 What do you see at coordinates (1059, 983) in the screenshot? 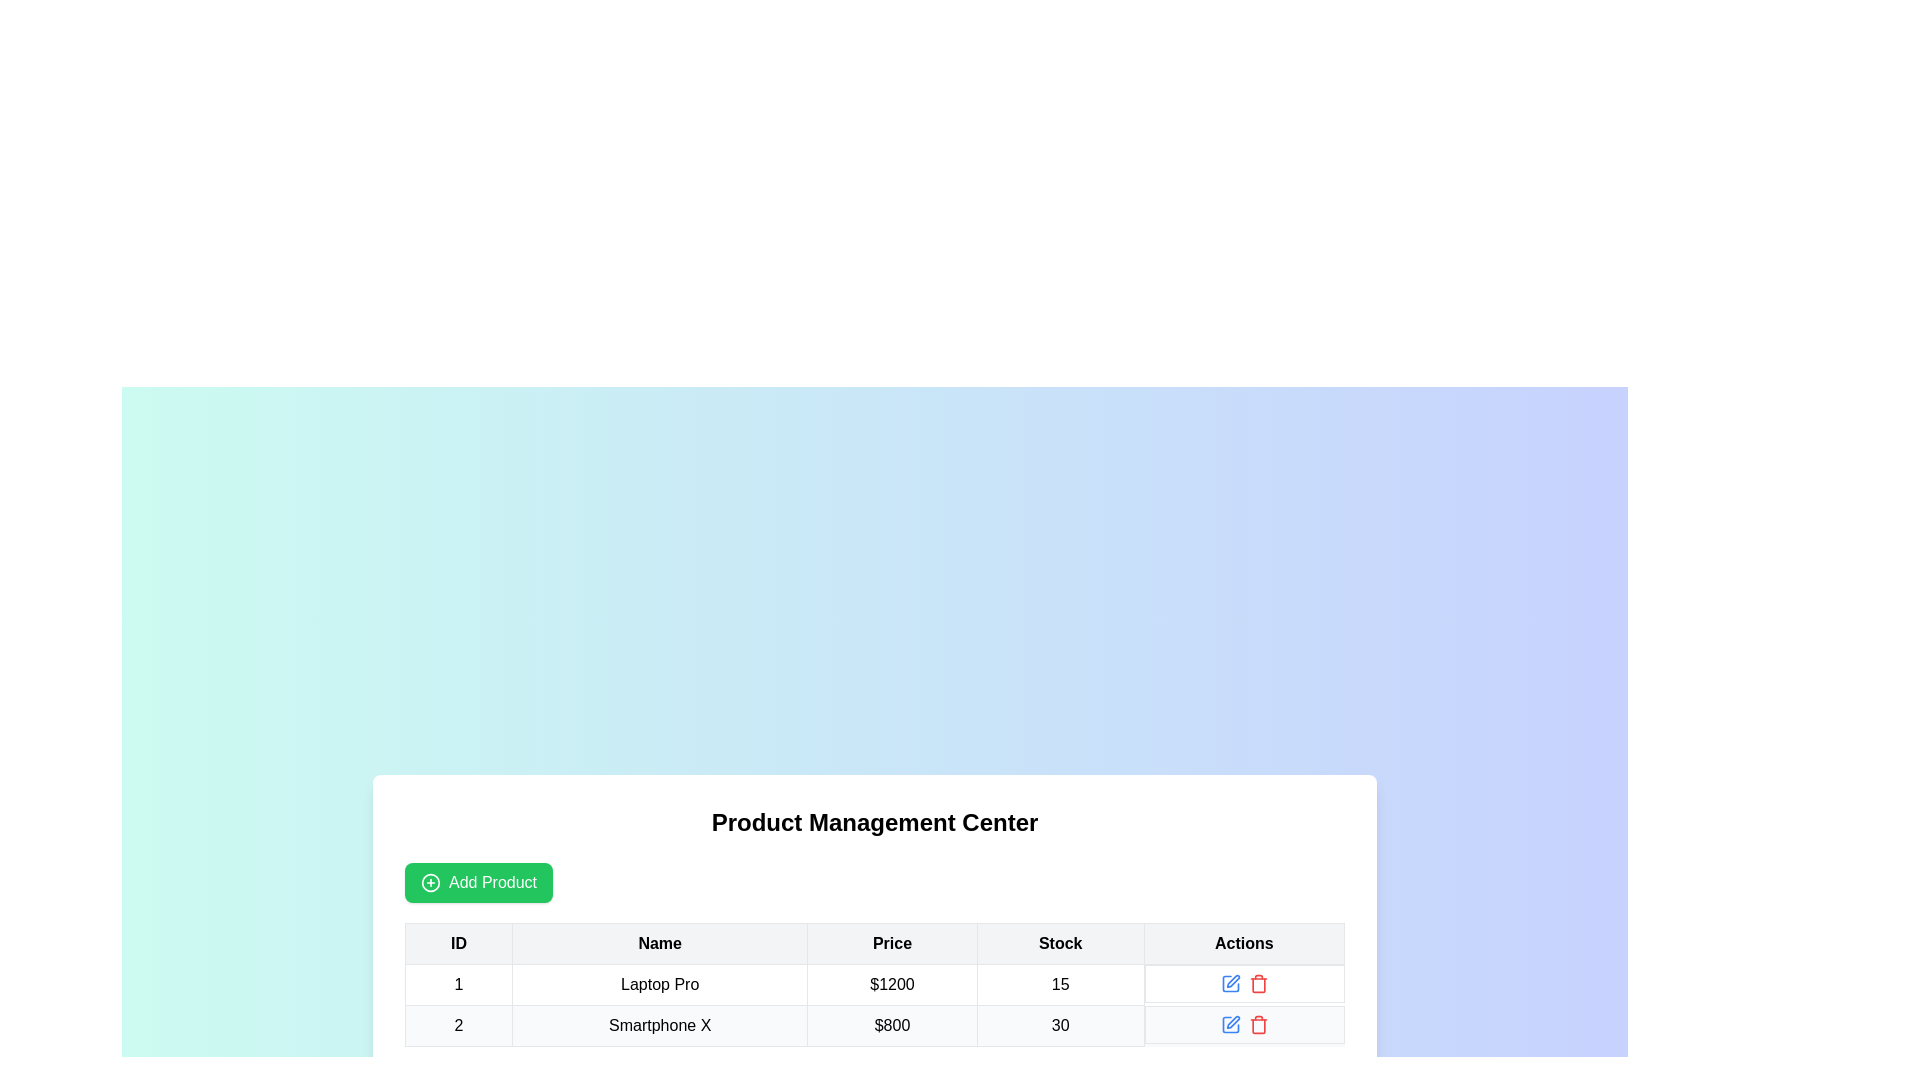
I see `the table cell containing the text '15' in the 'Stock' column for the first product ('Laptop Pro')` at bounding box center [1059, 983].